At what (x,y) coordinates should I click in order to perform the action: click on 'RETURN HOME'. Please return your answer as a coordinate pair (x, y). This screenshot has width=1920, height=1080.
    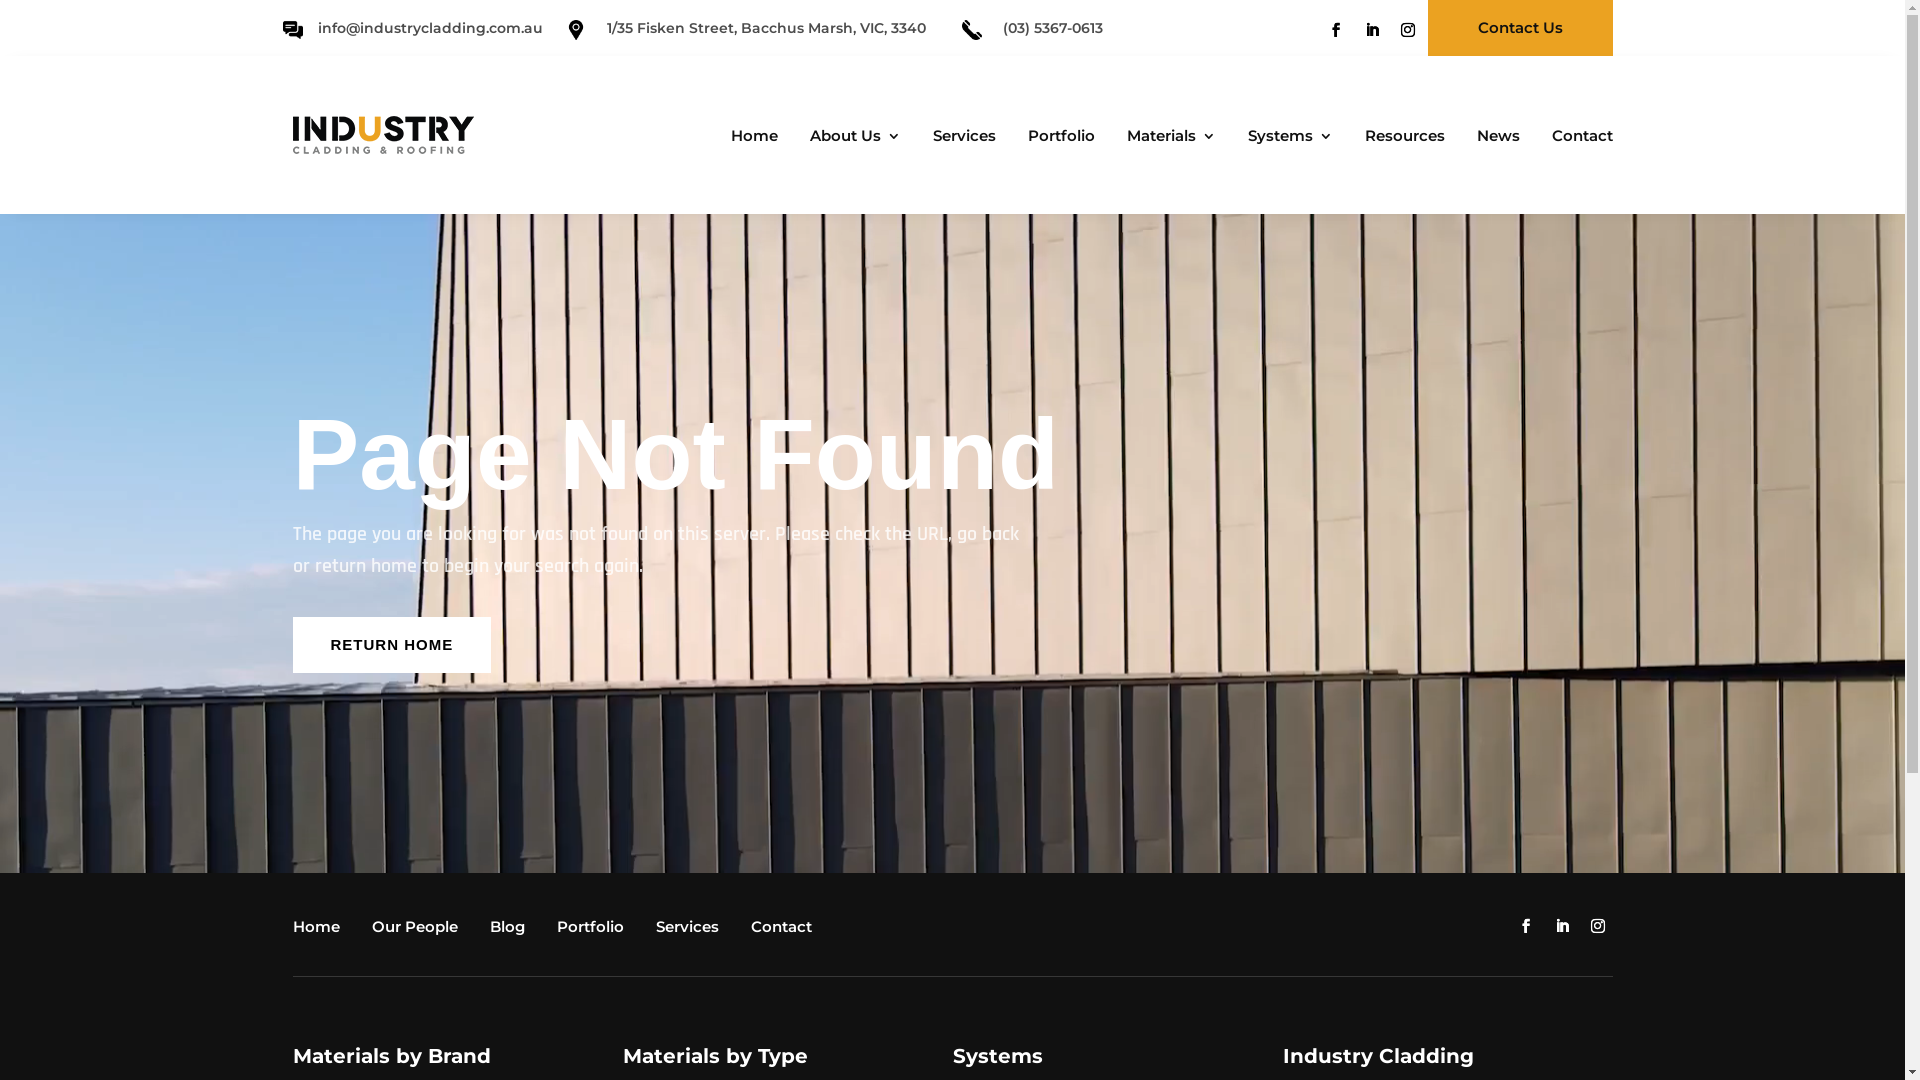
    Looking at the image, I should click on (391, 644).